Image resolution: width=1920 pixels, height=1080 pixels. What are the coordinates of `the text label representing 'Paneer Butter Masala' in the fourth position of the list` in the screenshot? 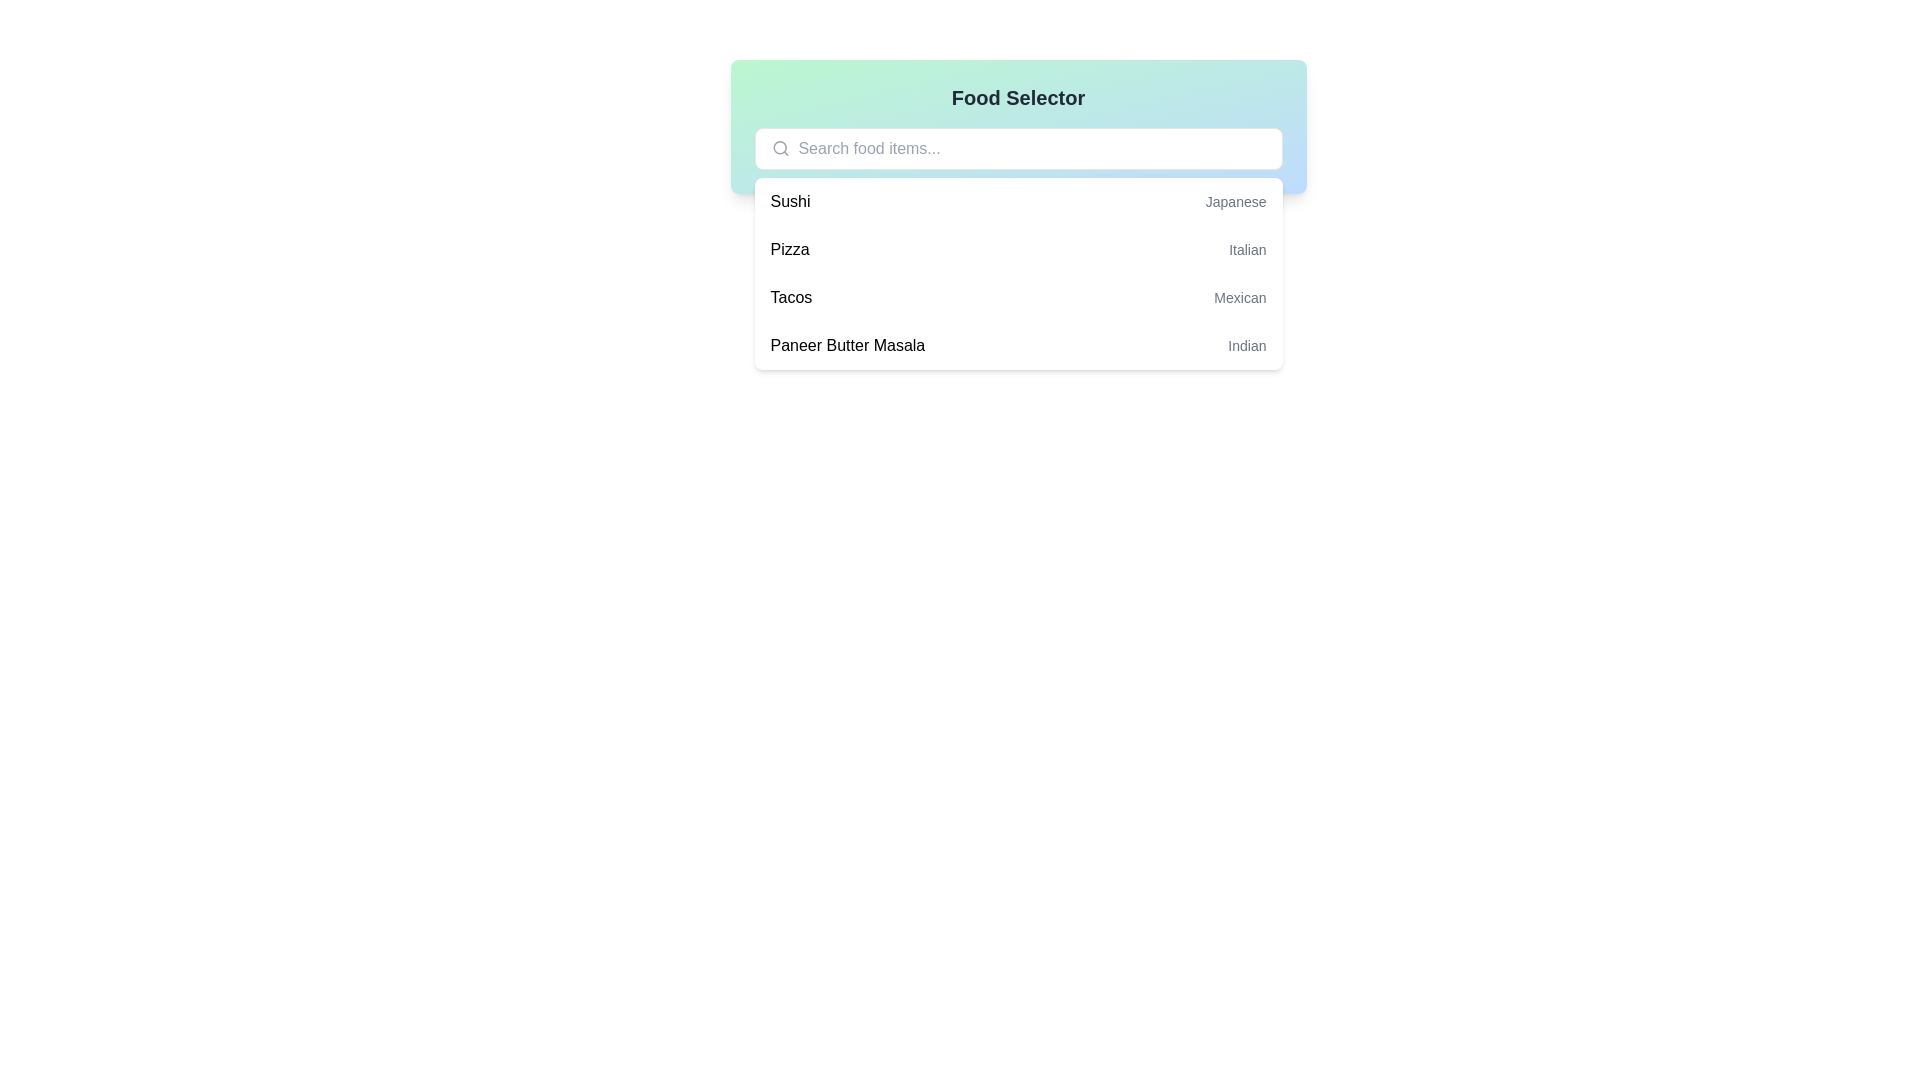 It's located at (847, 345).